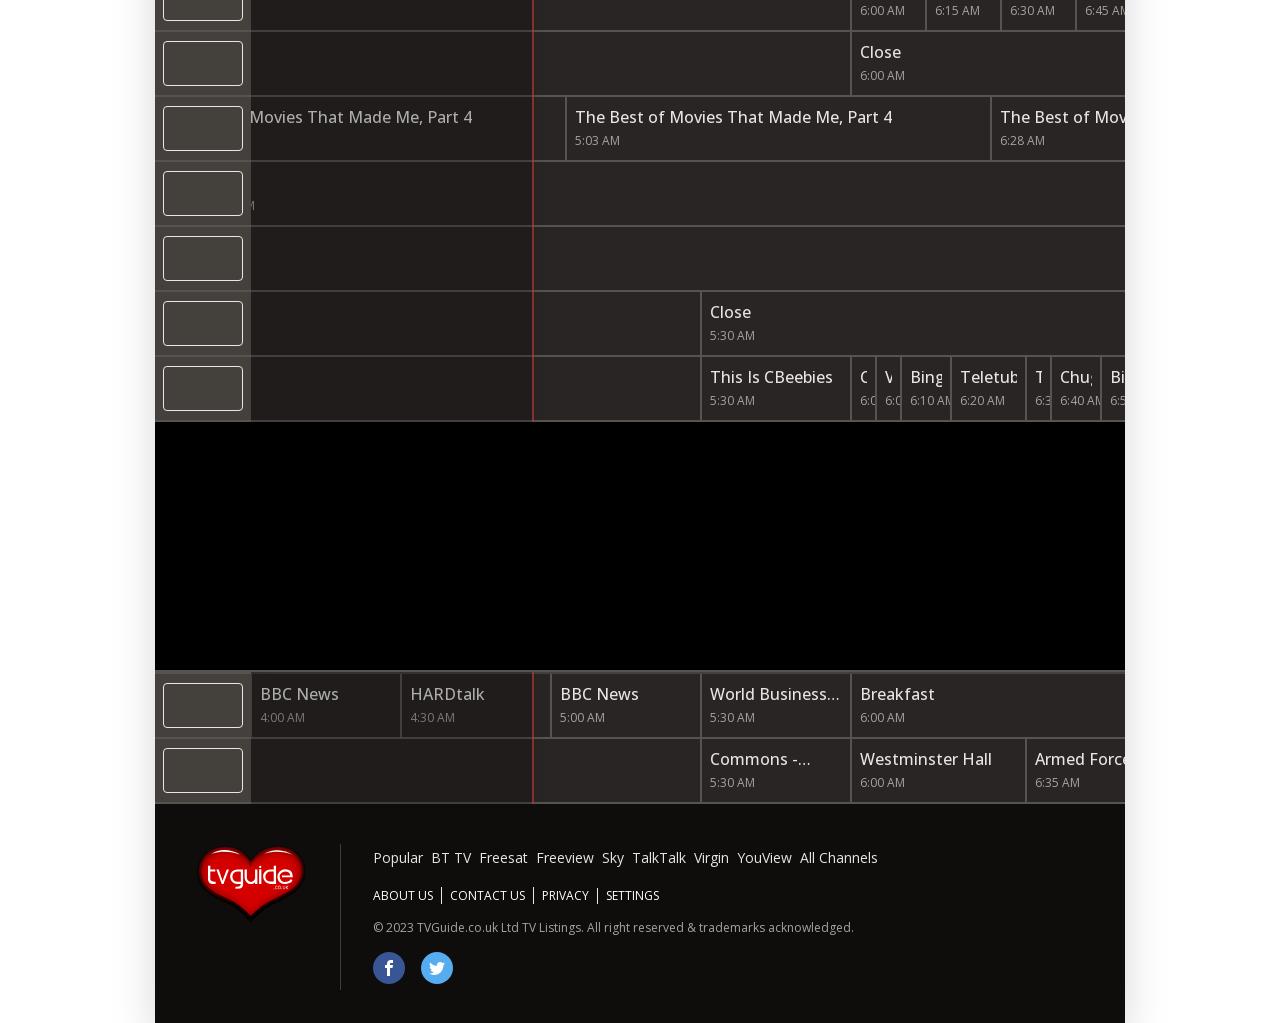 The image size is (1280, 1023). Describe the element at coordinates (906, 400) in the screenshot. I see `'6:05 AM'` at that location.